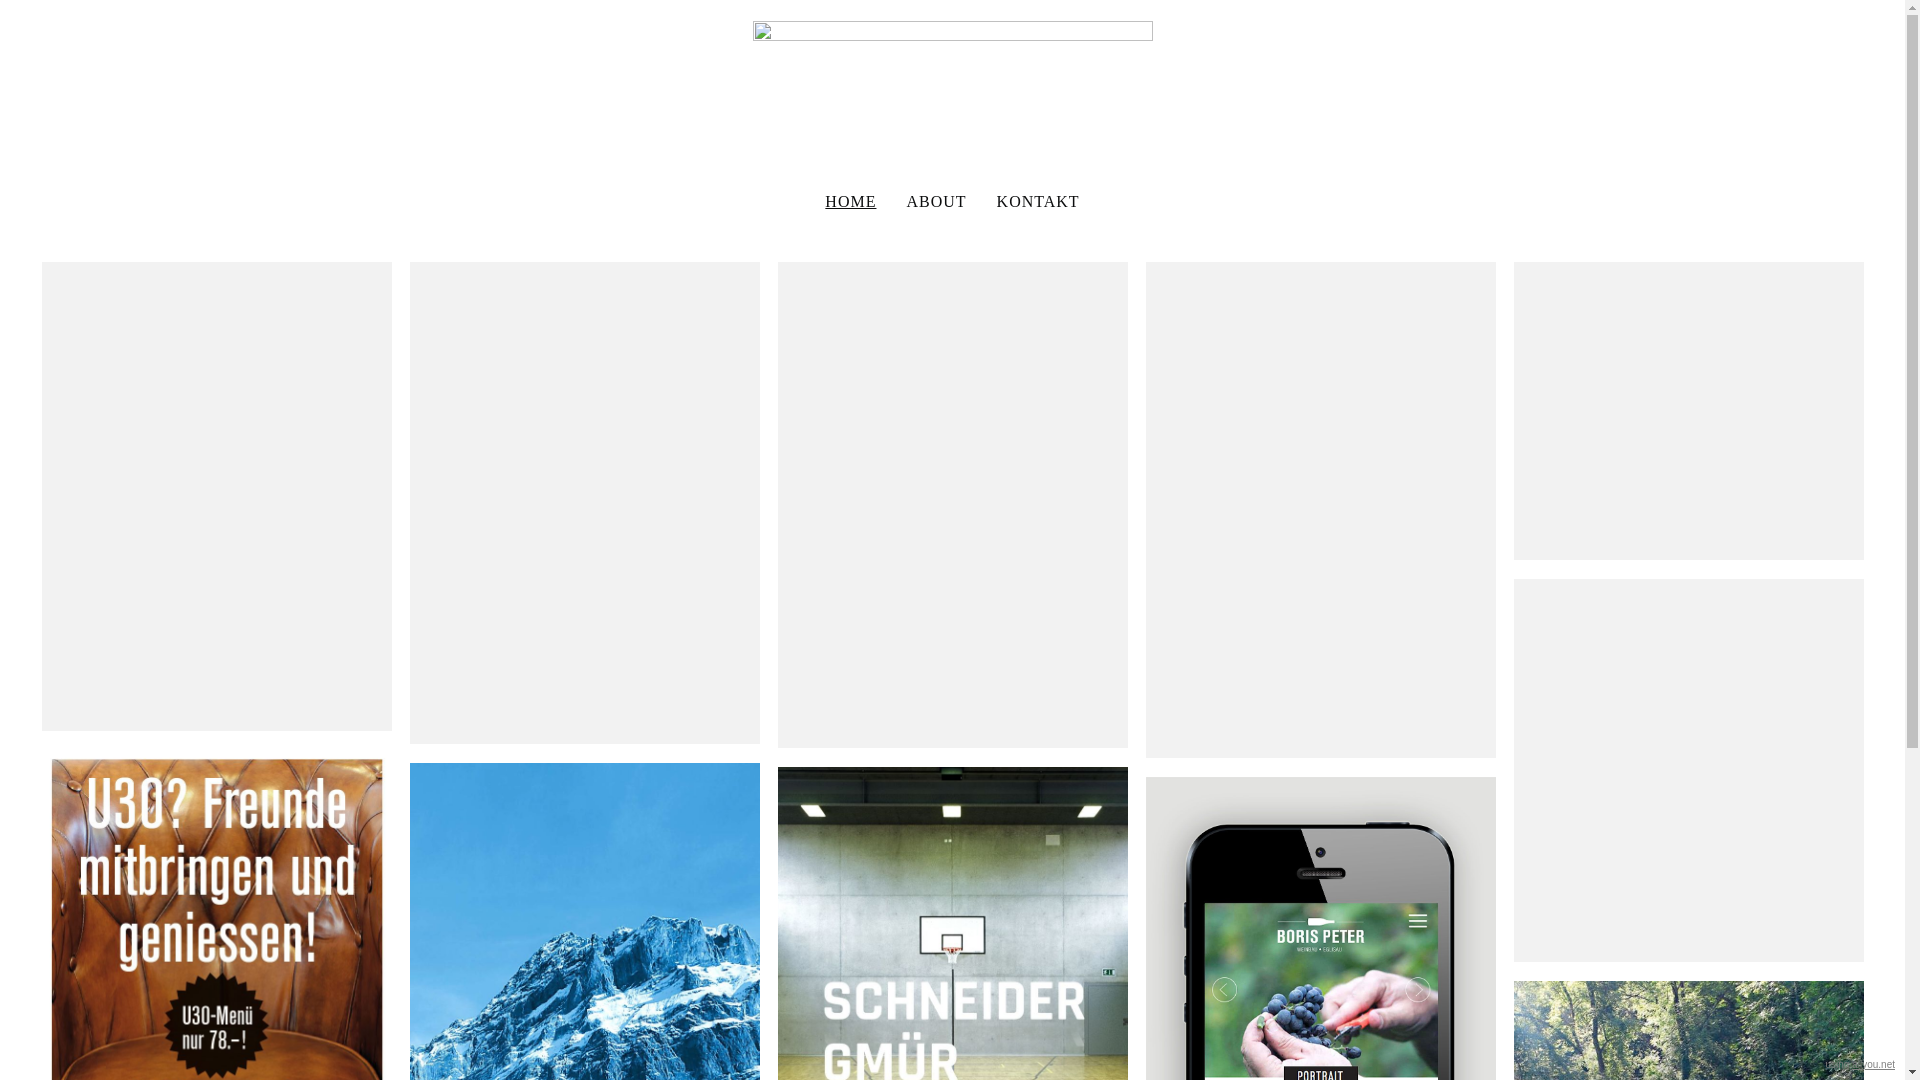 Image resolution: width=1920 pixels, height=1080 pixels. I want to click on 'allyou.net', so click(1851, 1063).